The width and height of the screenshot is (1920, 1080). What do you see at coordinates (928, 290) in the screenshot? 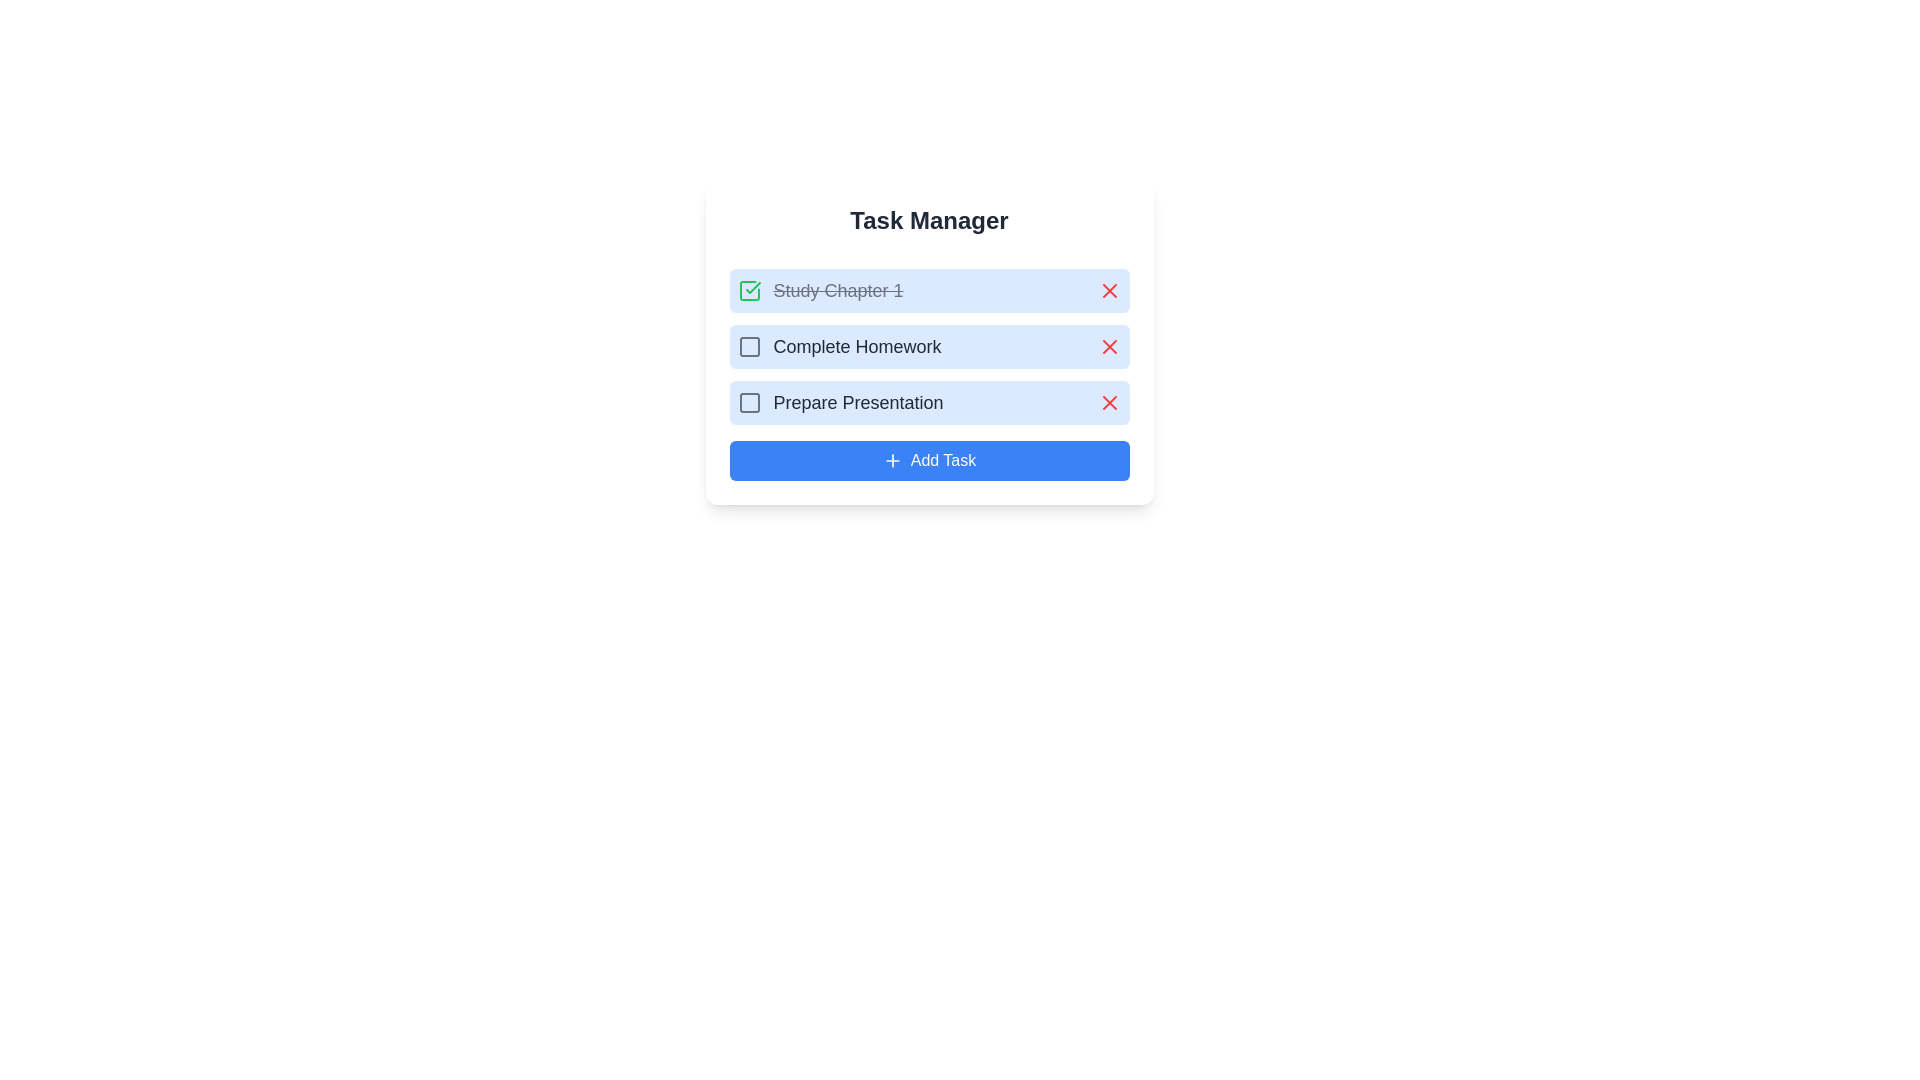
I see `the highlighted task item labeled 'Study Chapter 1'` at bounding box center [928, 290].